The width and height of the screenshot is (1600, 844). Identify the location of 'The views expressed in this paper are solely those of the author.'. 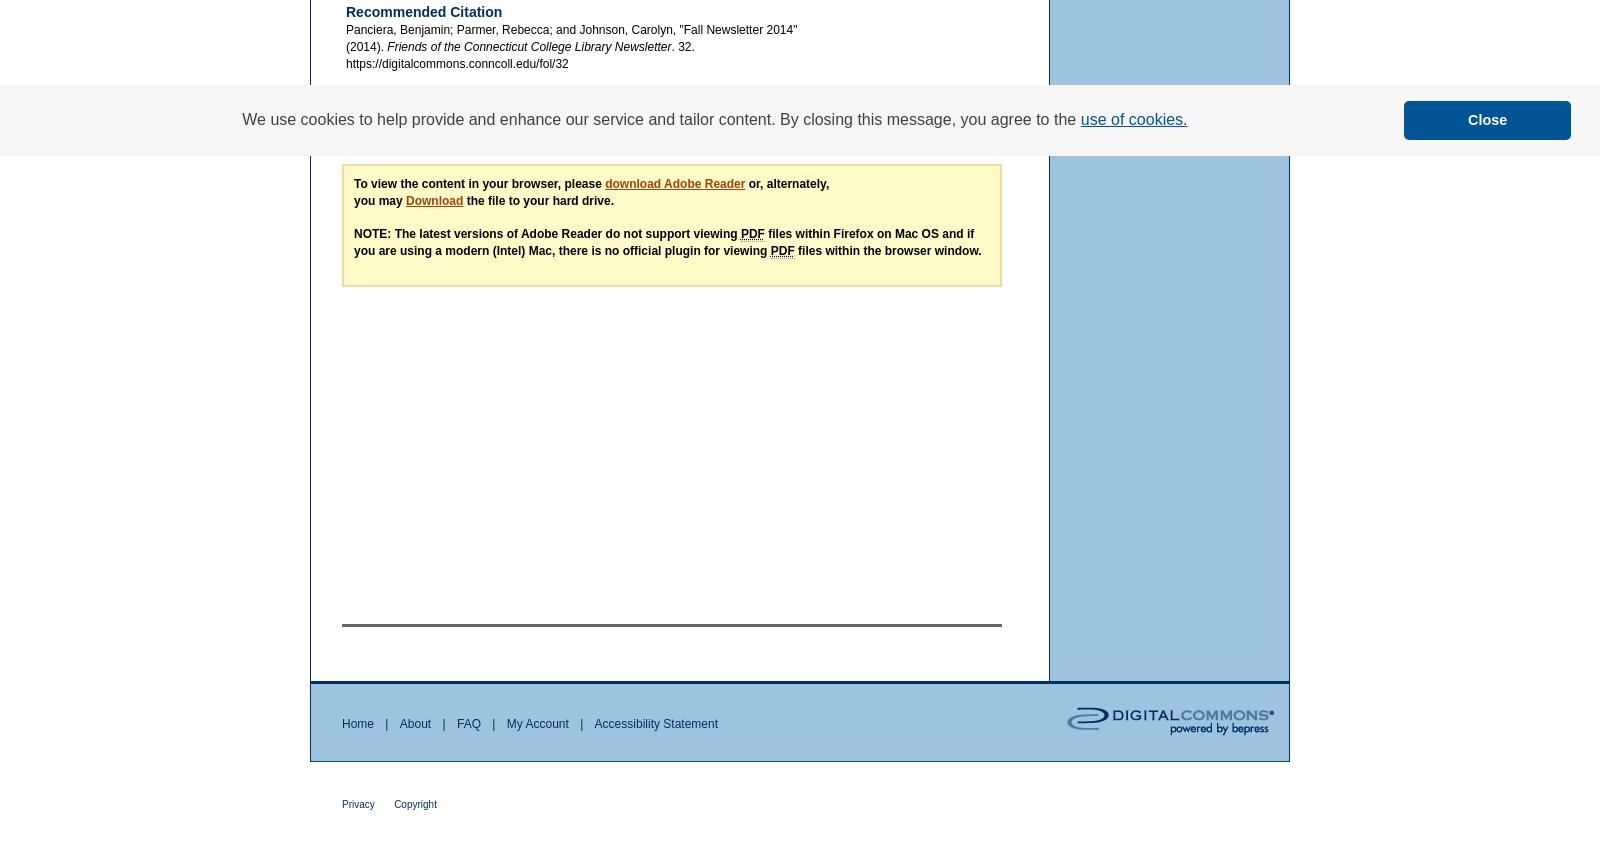
(511, 119).